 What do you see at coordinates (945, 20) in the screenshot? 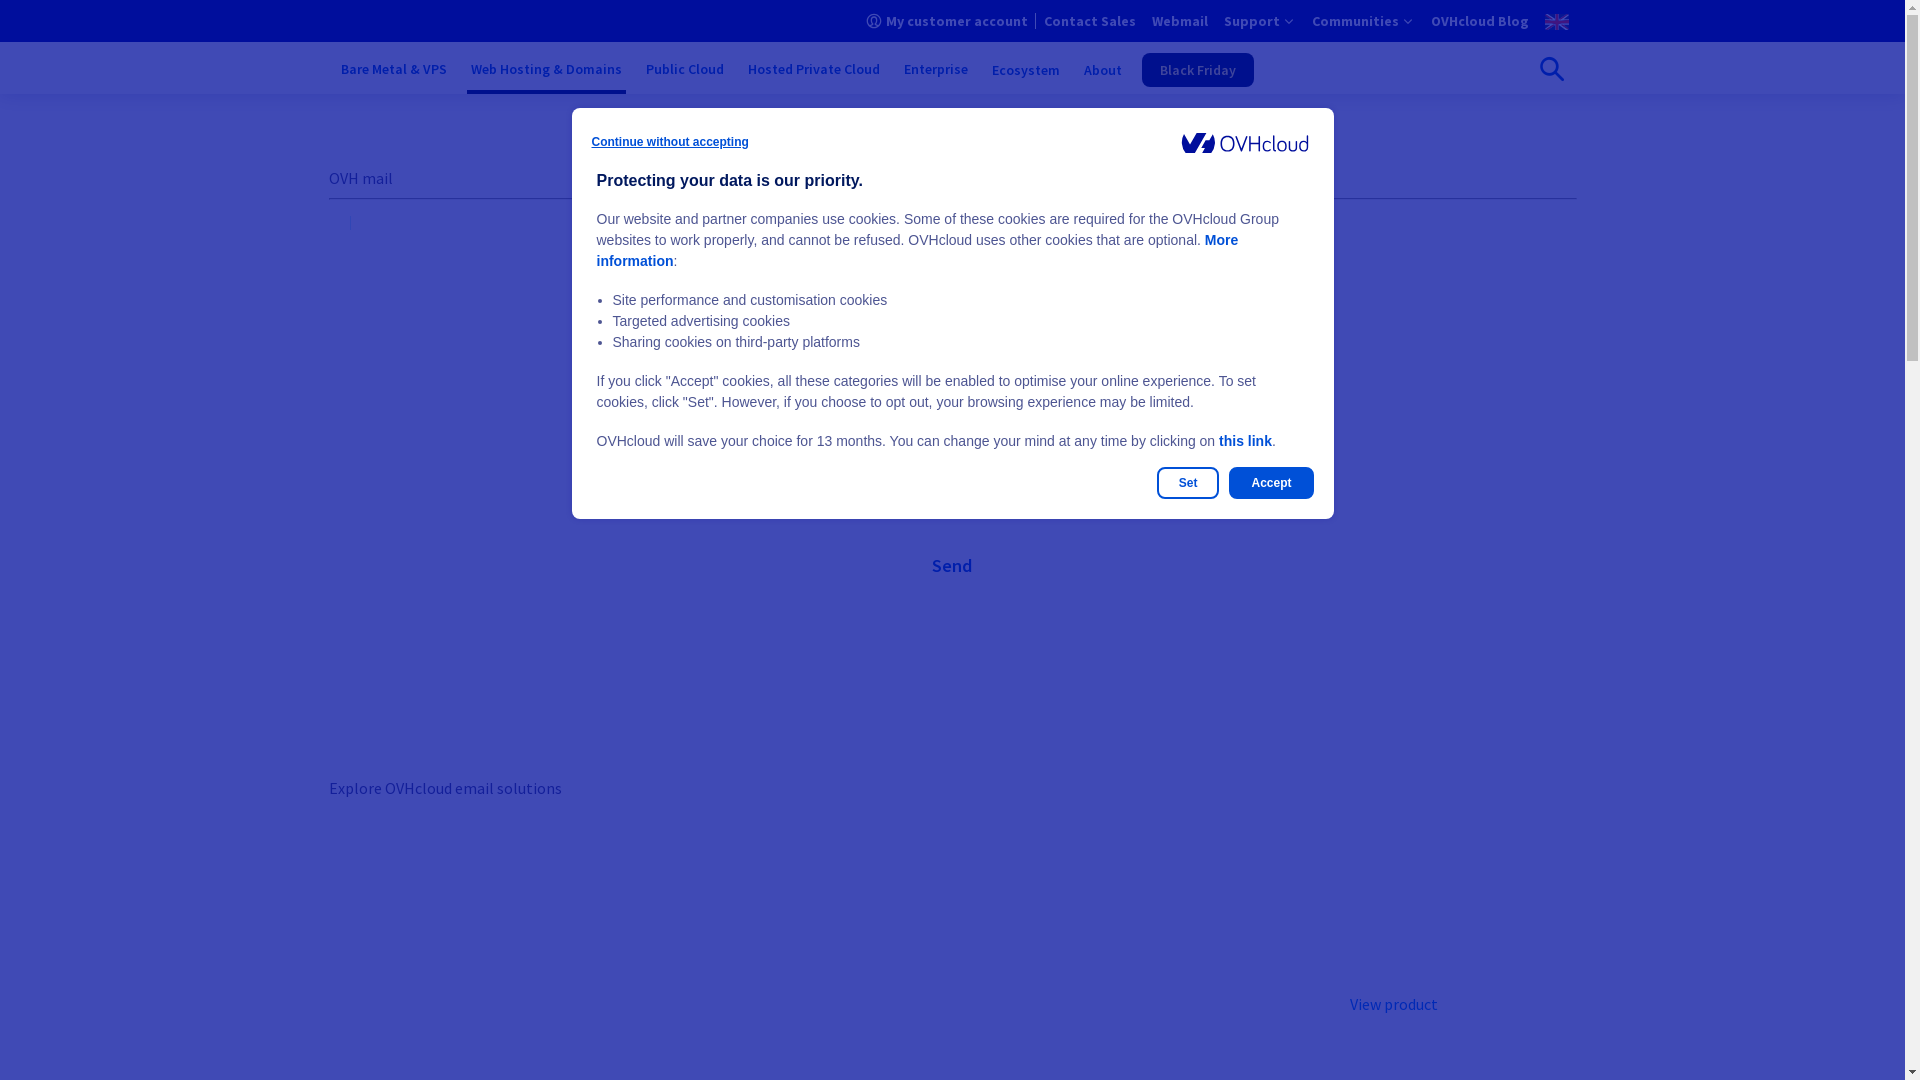
I see `'My customer account'` at bounding box center [945, 20].